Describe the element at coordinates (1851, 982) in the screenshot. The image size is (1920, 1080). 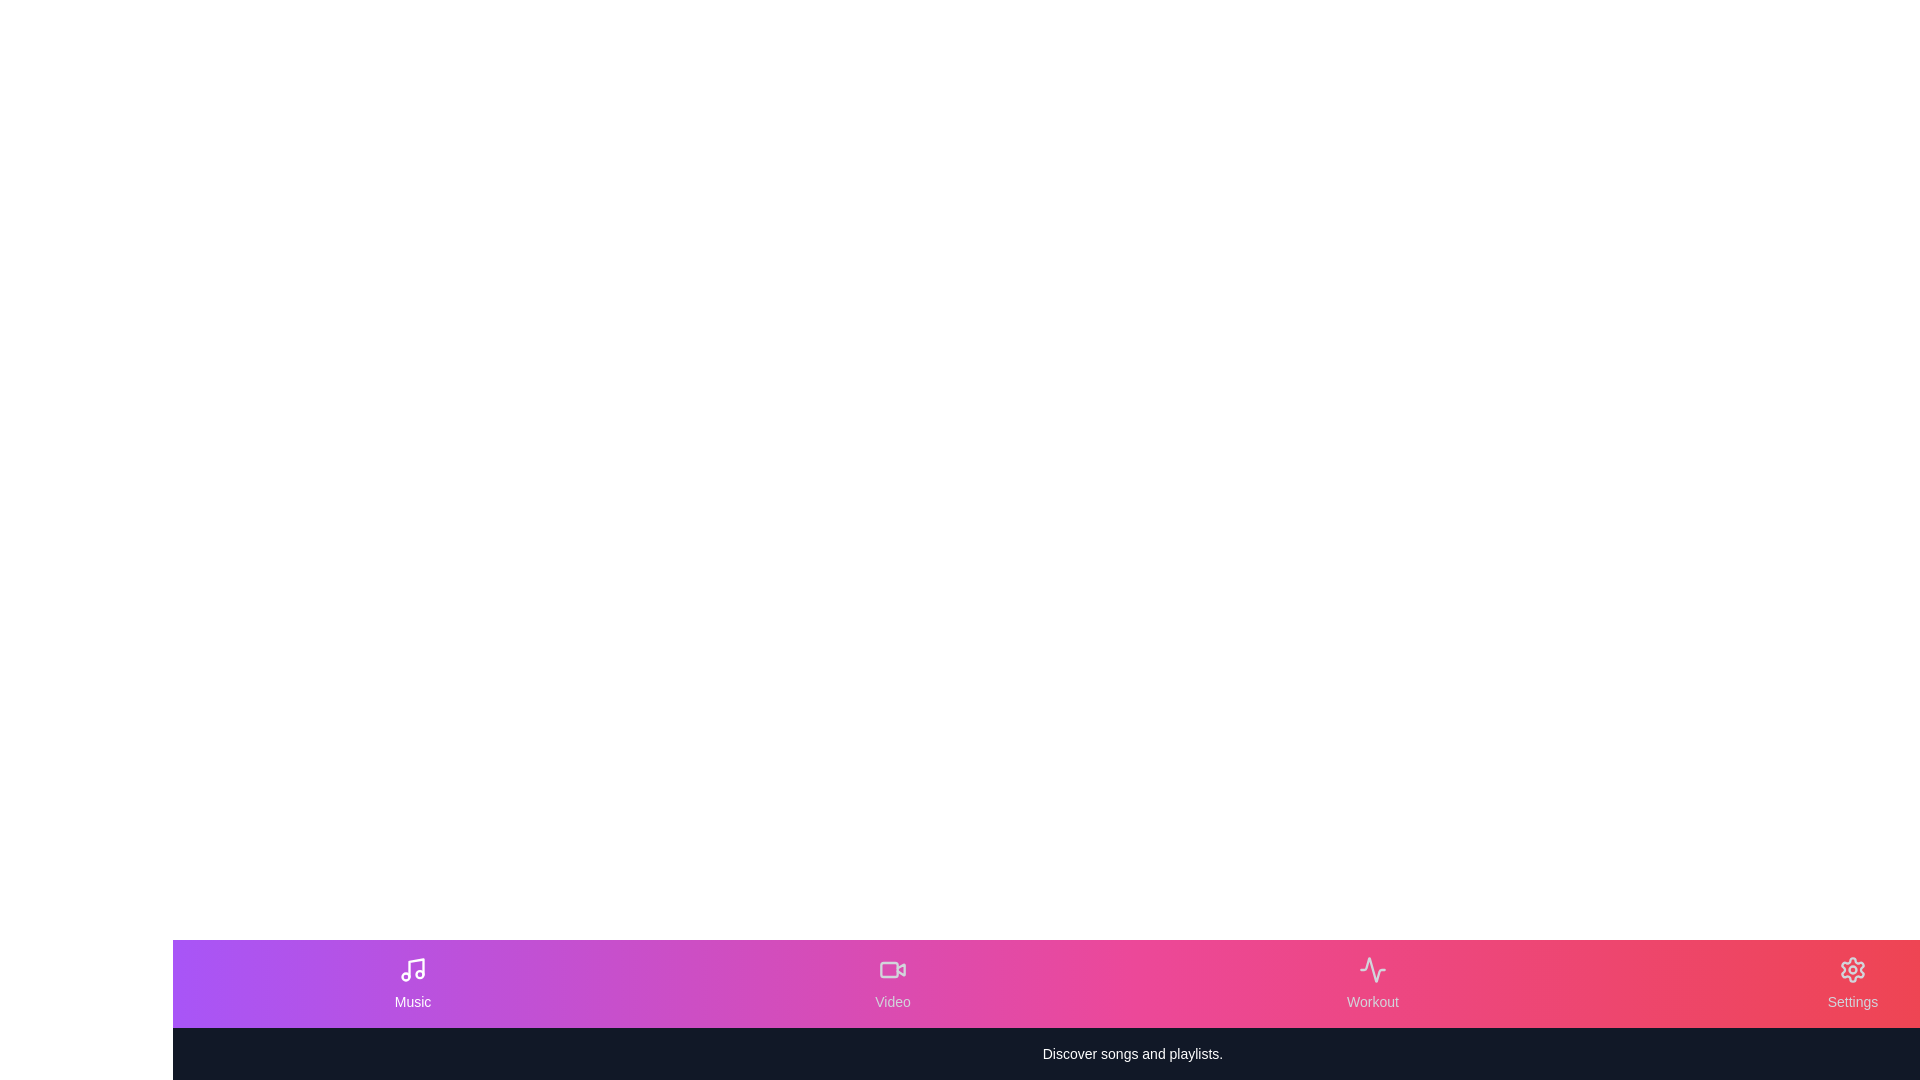
I see `the Settings tab to view its tooltip` at that location.